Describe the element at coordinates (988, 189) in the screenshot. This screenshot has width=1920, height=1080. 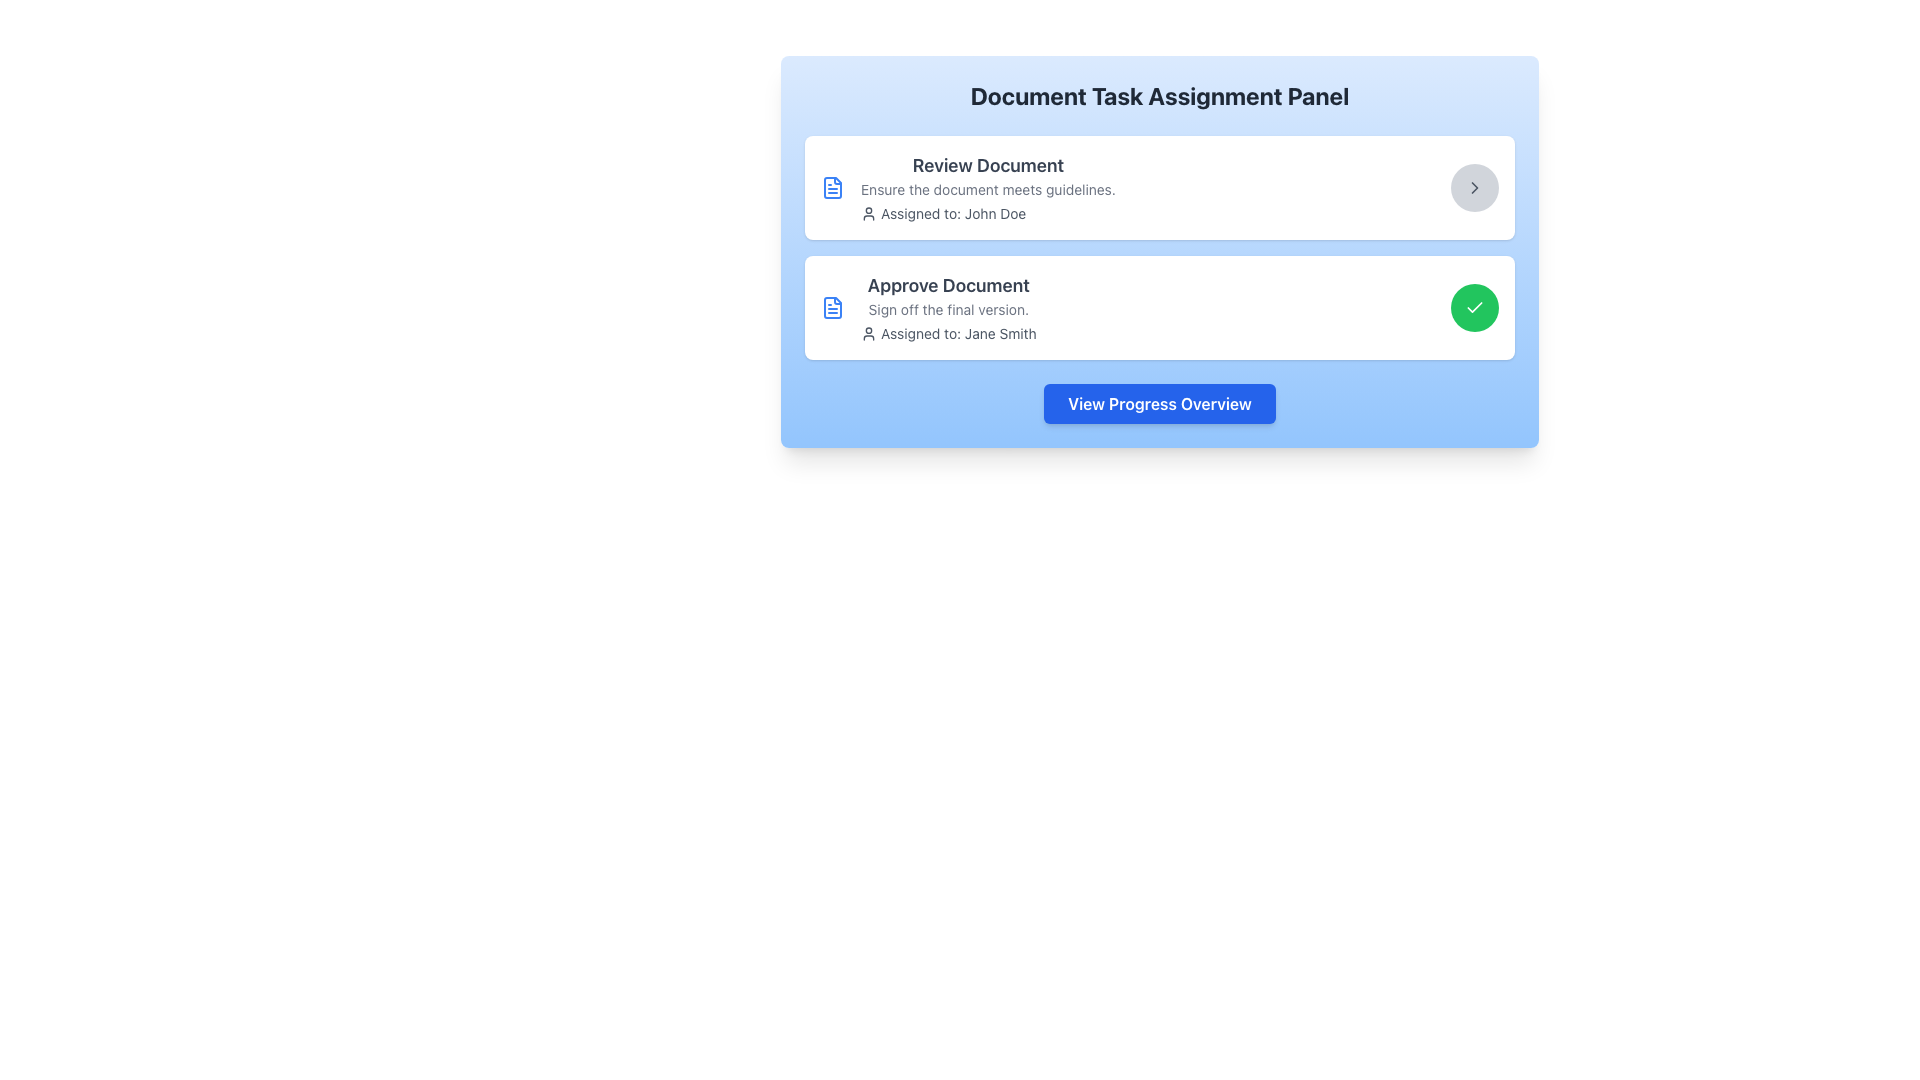
I see `static text statement 'Ensure the document meets guidelines' located below the heading 'Review Document' in the first task card` at that location.